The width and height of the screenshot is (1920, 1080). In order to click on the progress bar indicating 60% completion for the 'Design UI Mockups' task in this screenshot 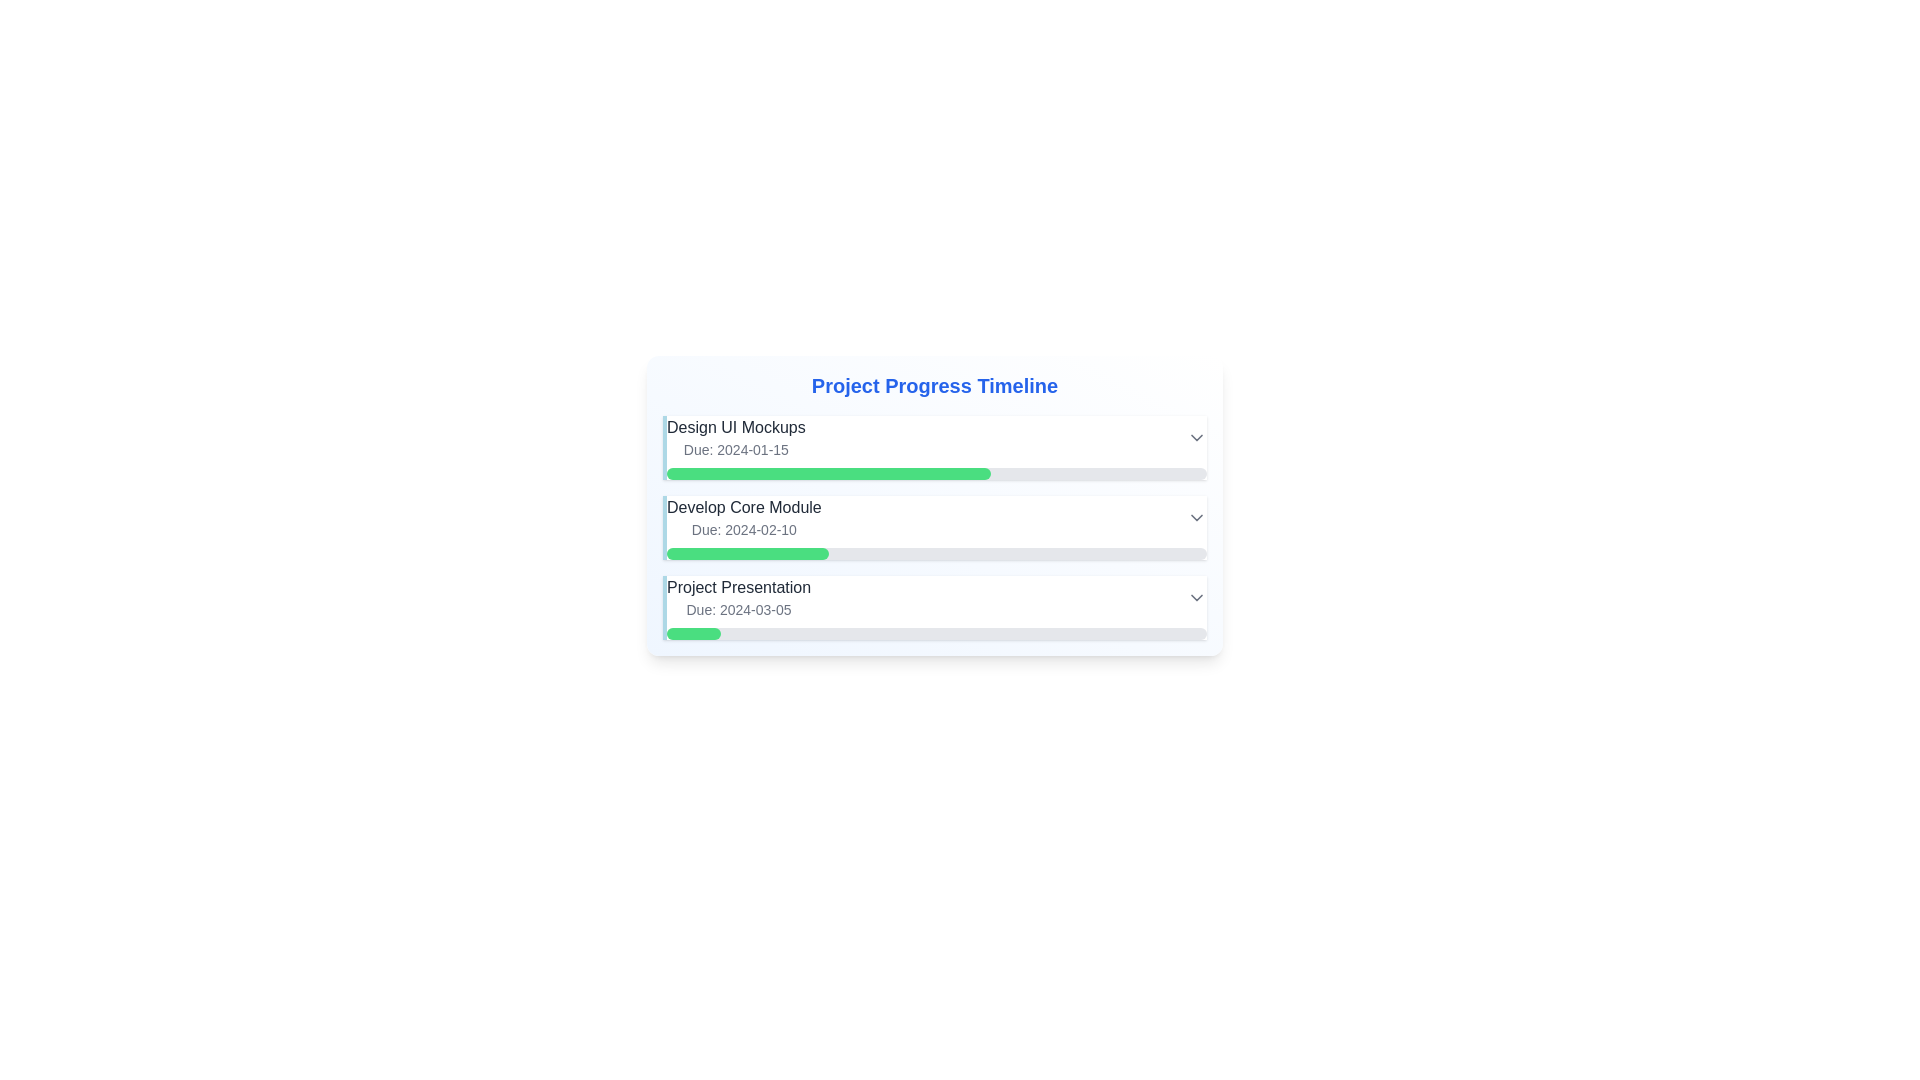, I will do `click(829, 474)`.